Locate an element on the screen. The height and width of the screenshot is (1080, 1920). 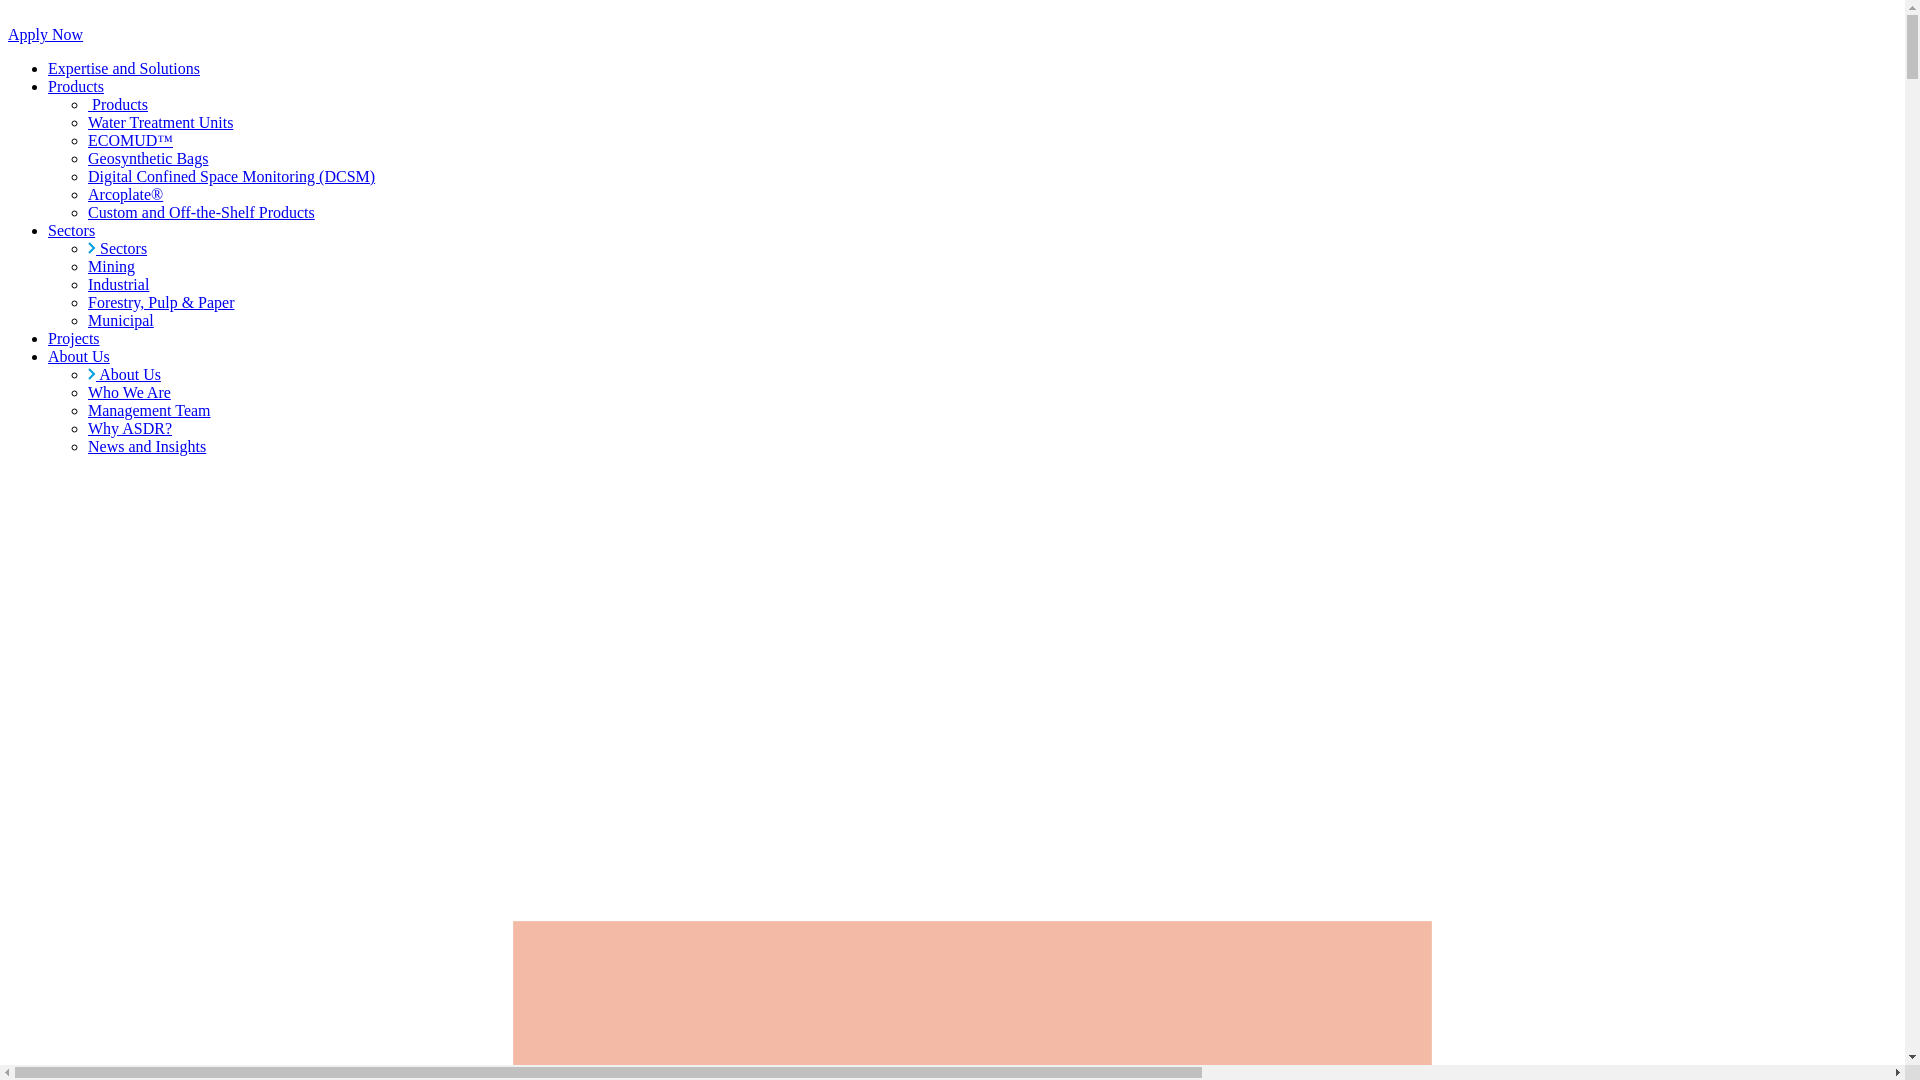
'Mining' is located at coordinates (110, 265).